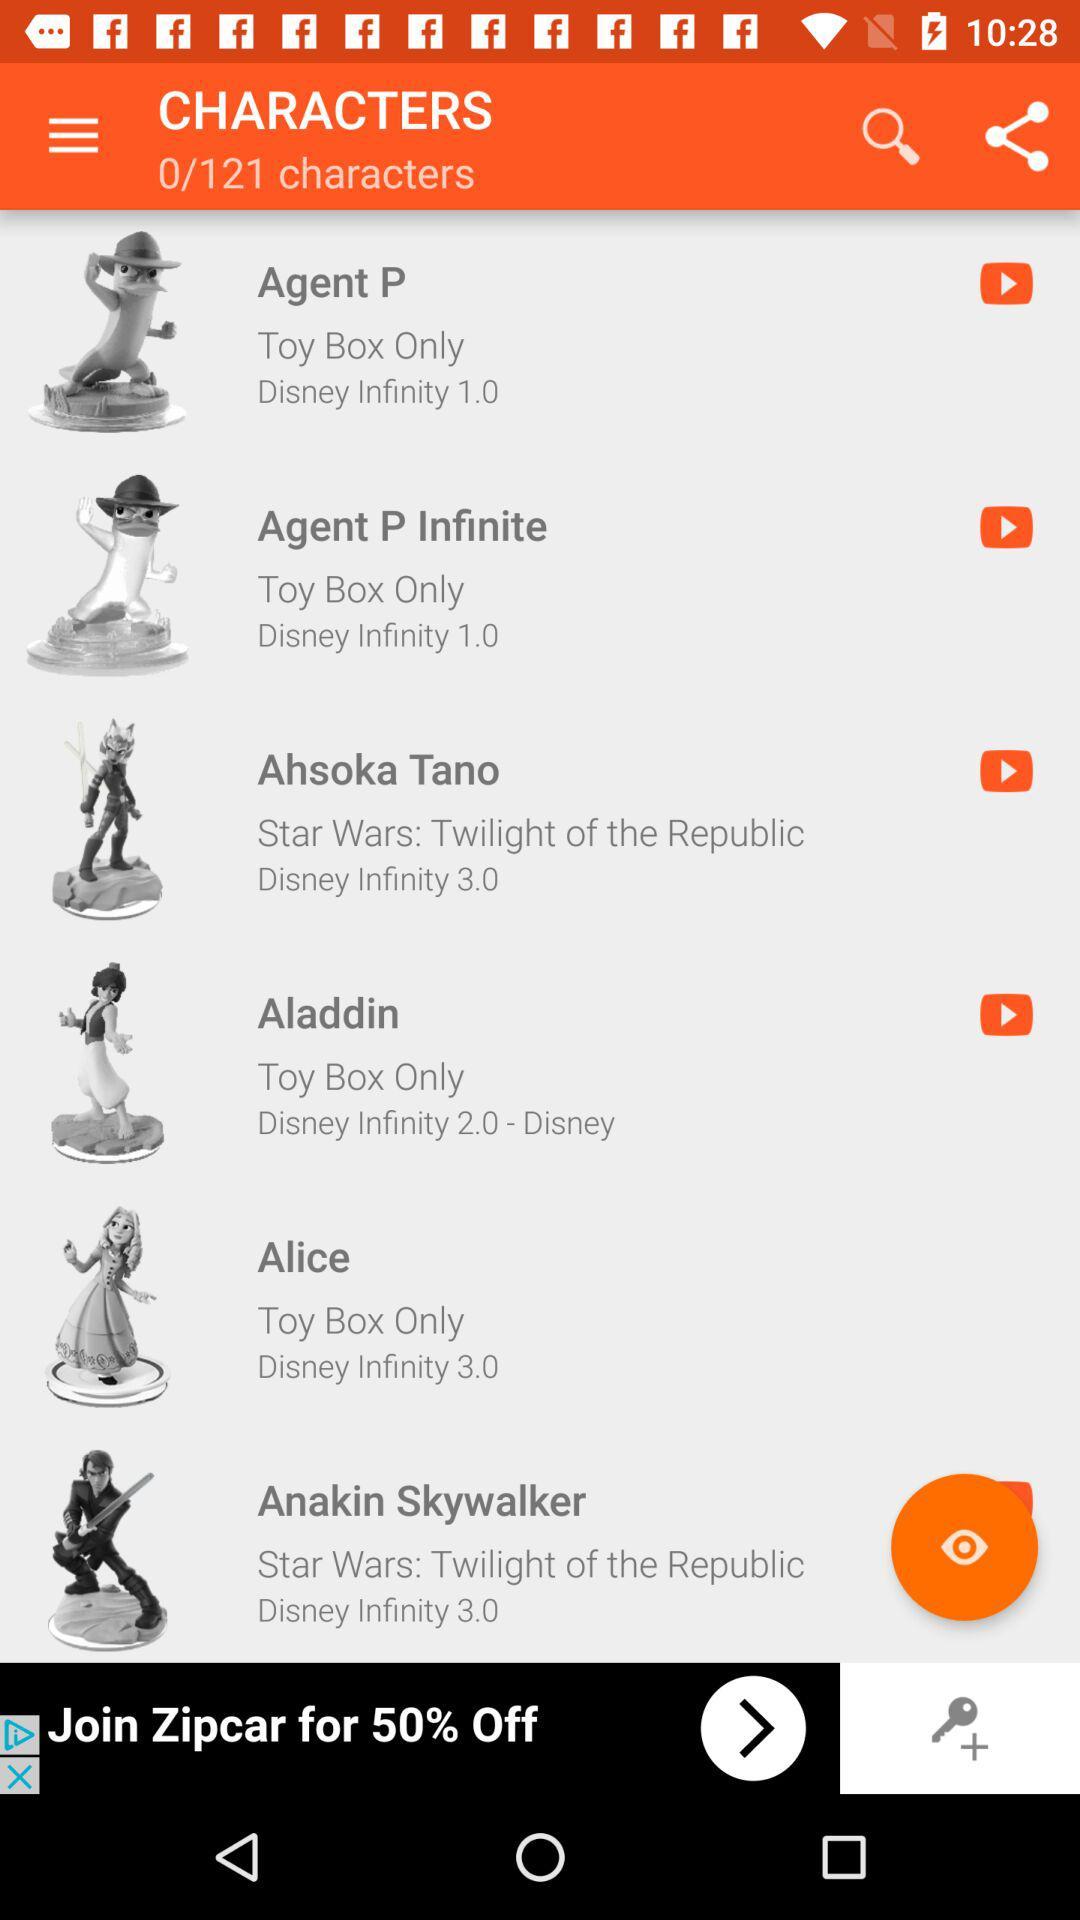  I want to click on aladdin character, so click(107, 1062).